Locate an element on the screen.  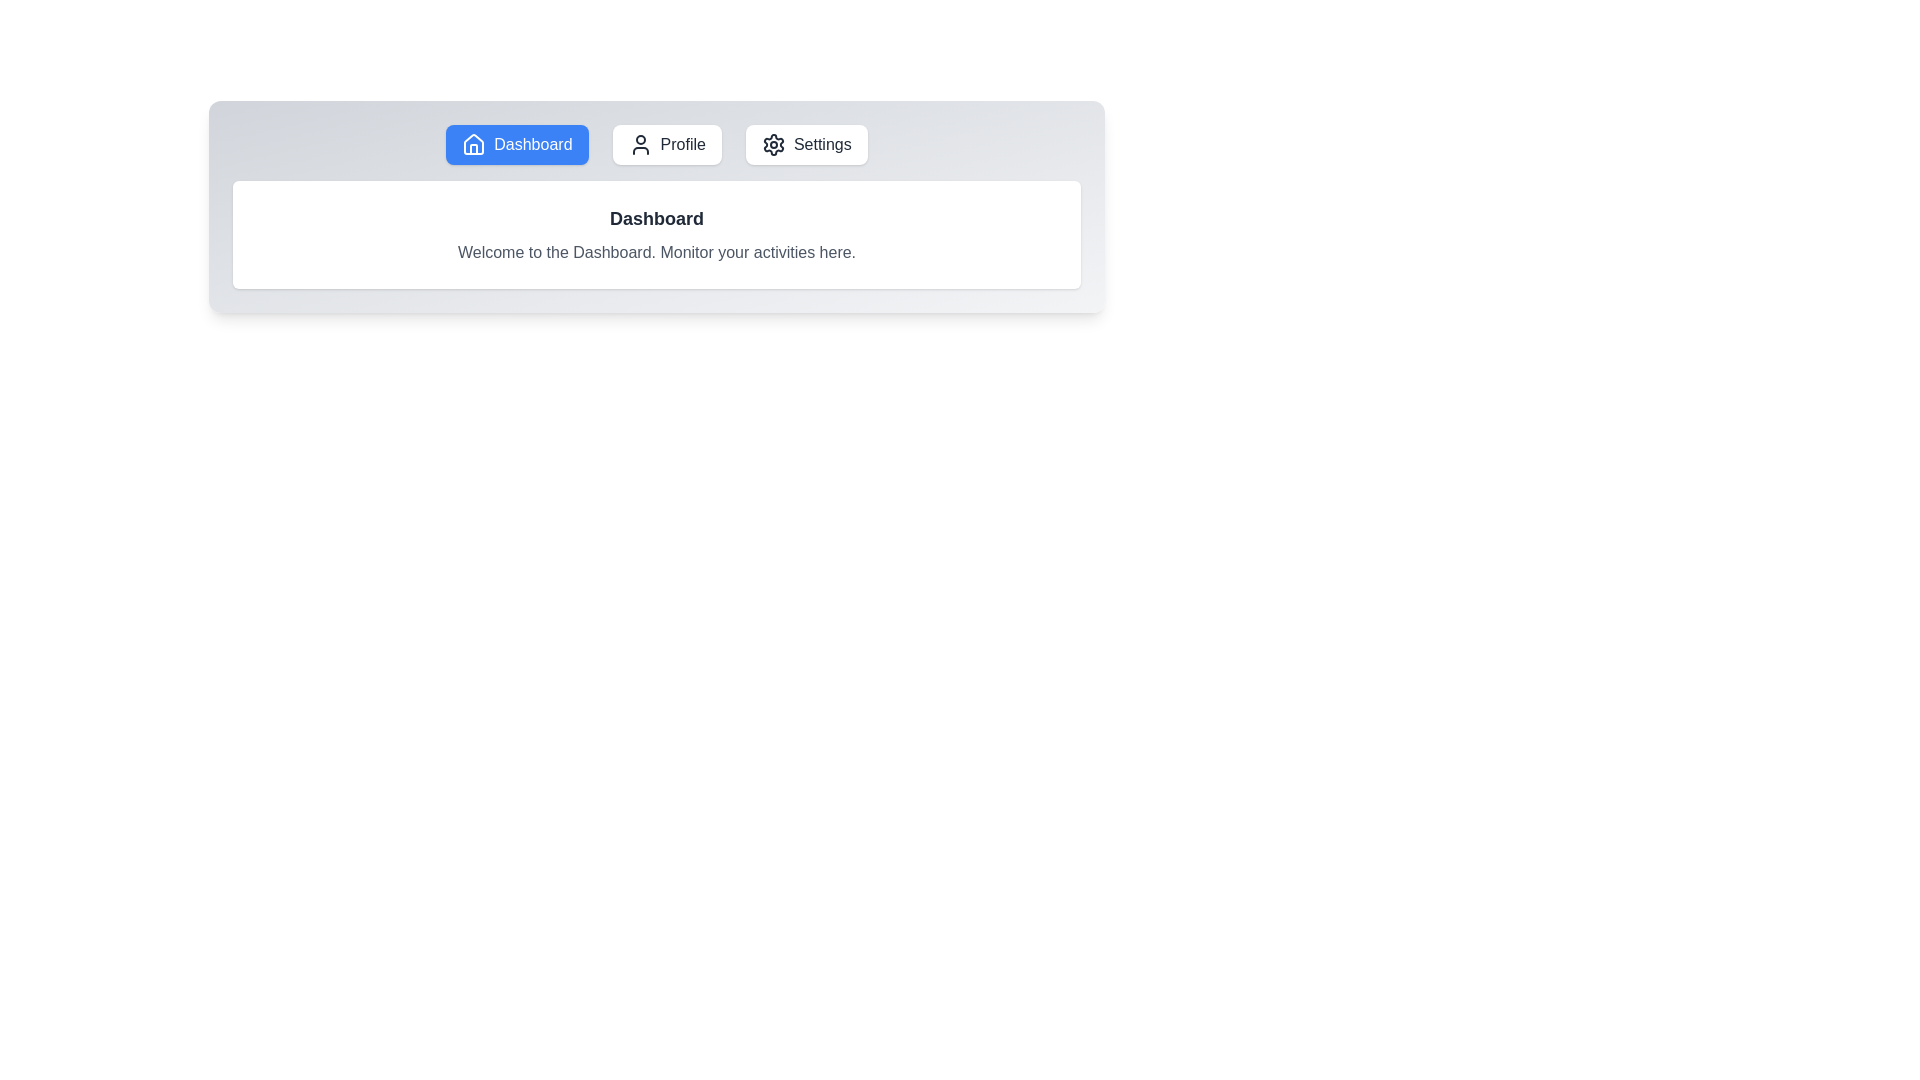
the tab button labeled Settings is located at coordinates (806, 144).